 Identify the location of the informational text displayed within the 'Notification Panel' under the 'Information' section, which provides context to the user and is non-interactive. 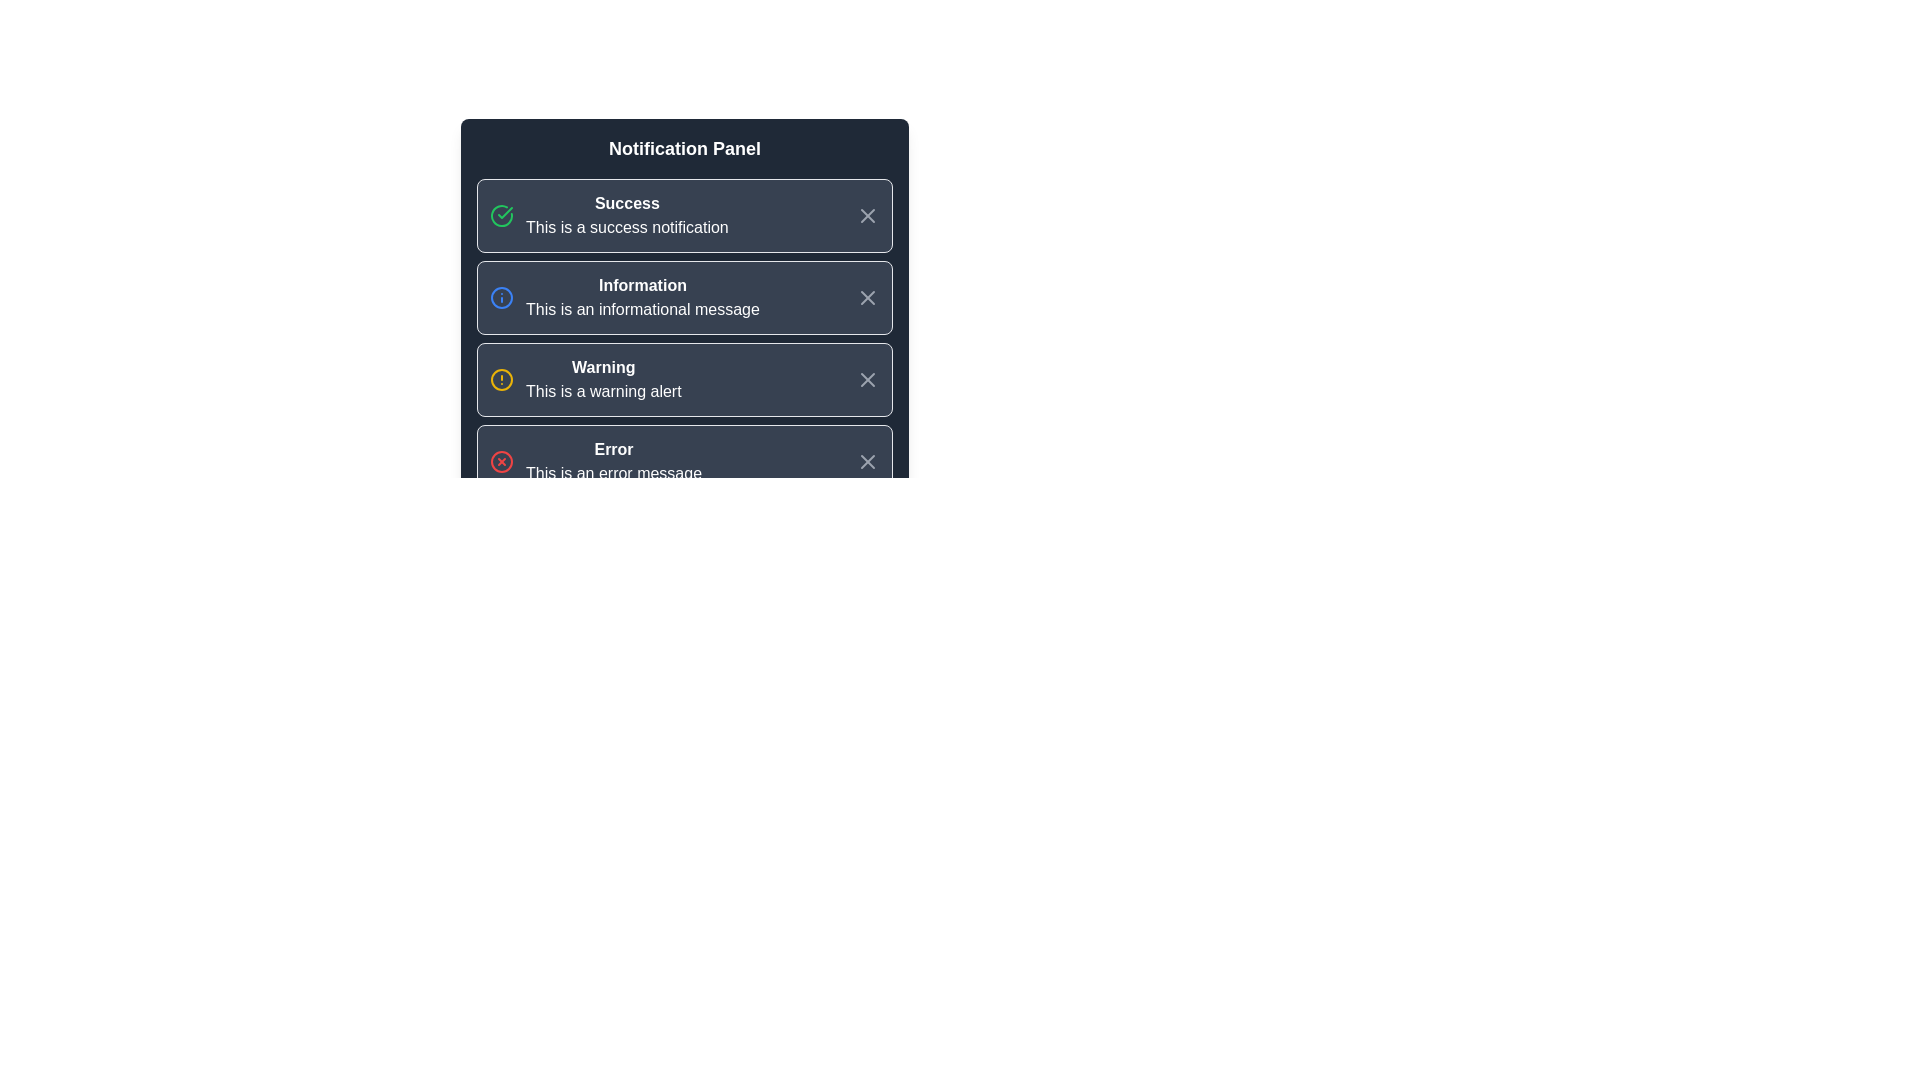
(643, 309).